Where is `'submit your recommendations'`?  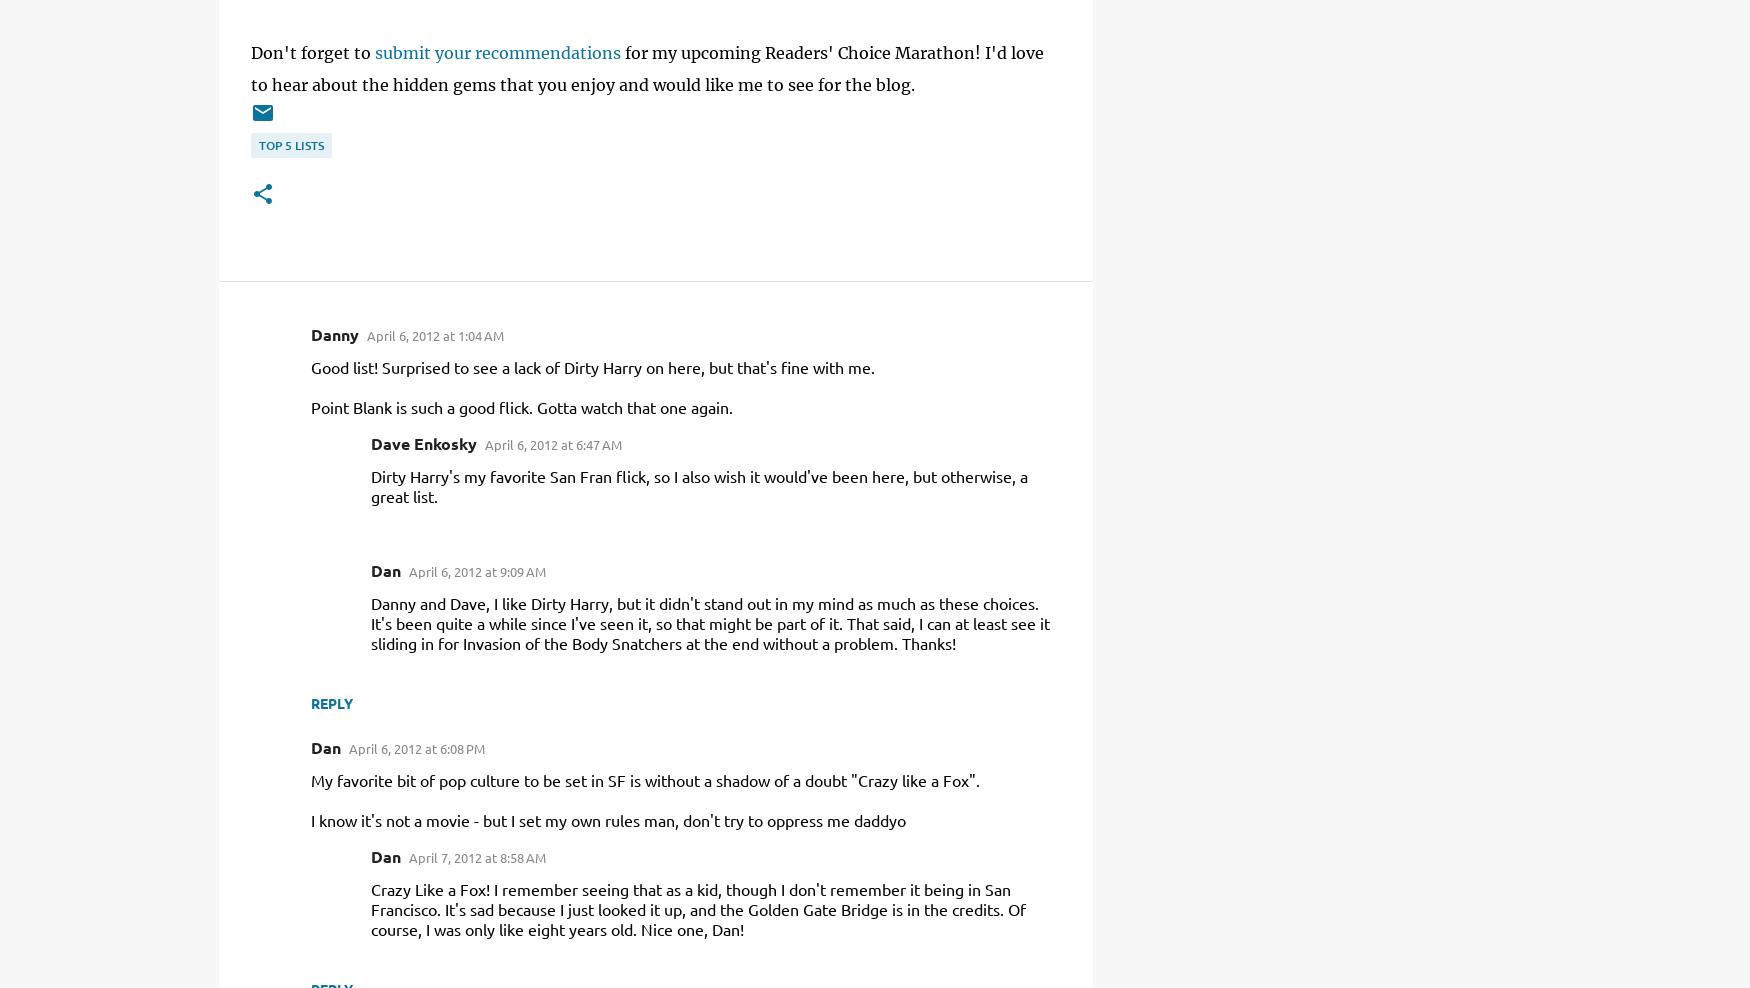
'submit your recommendations' is located at coordinates (498, 51).